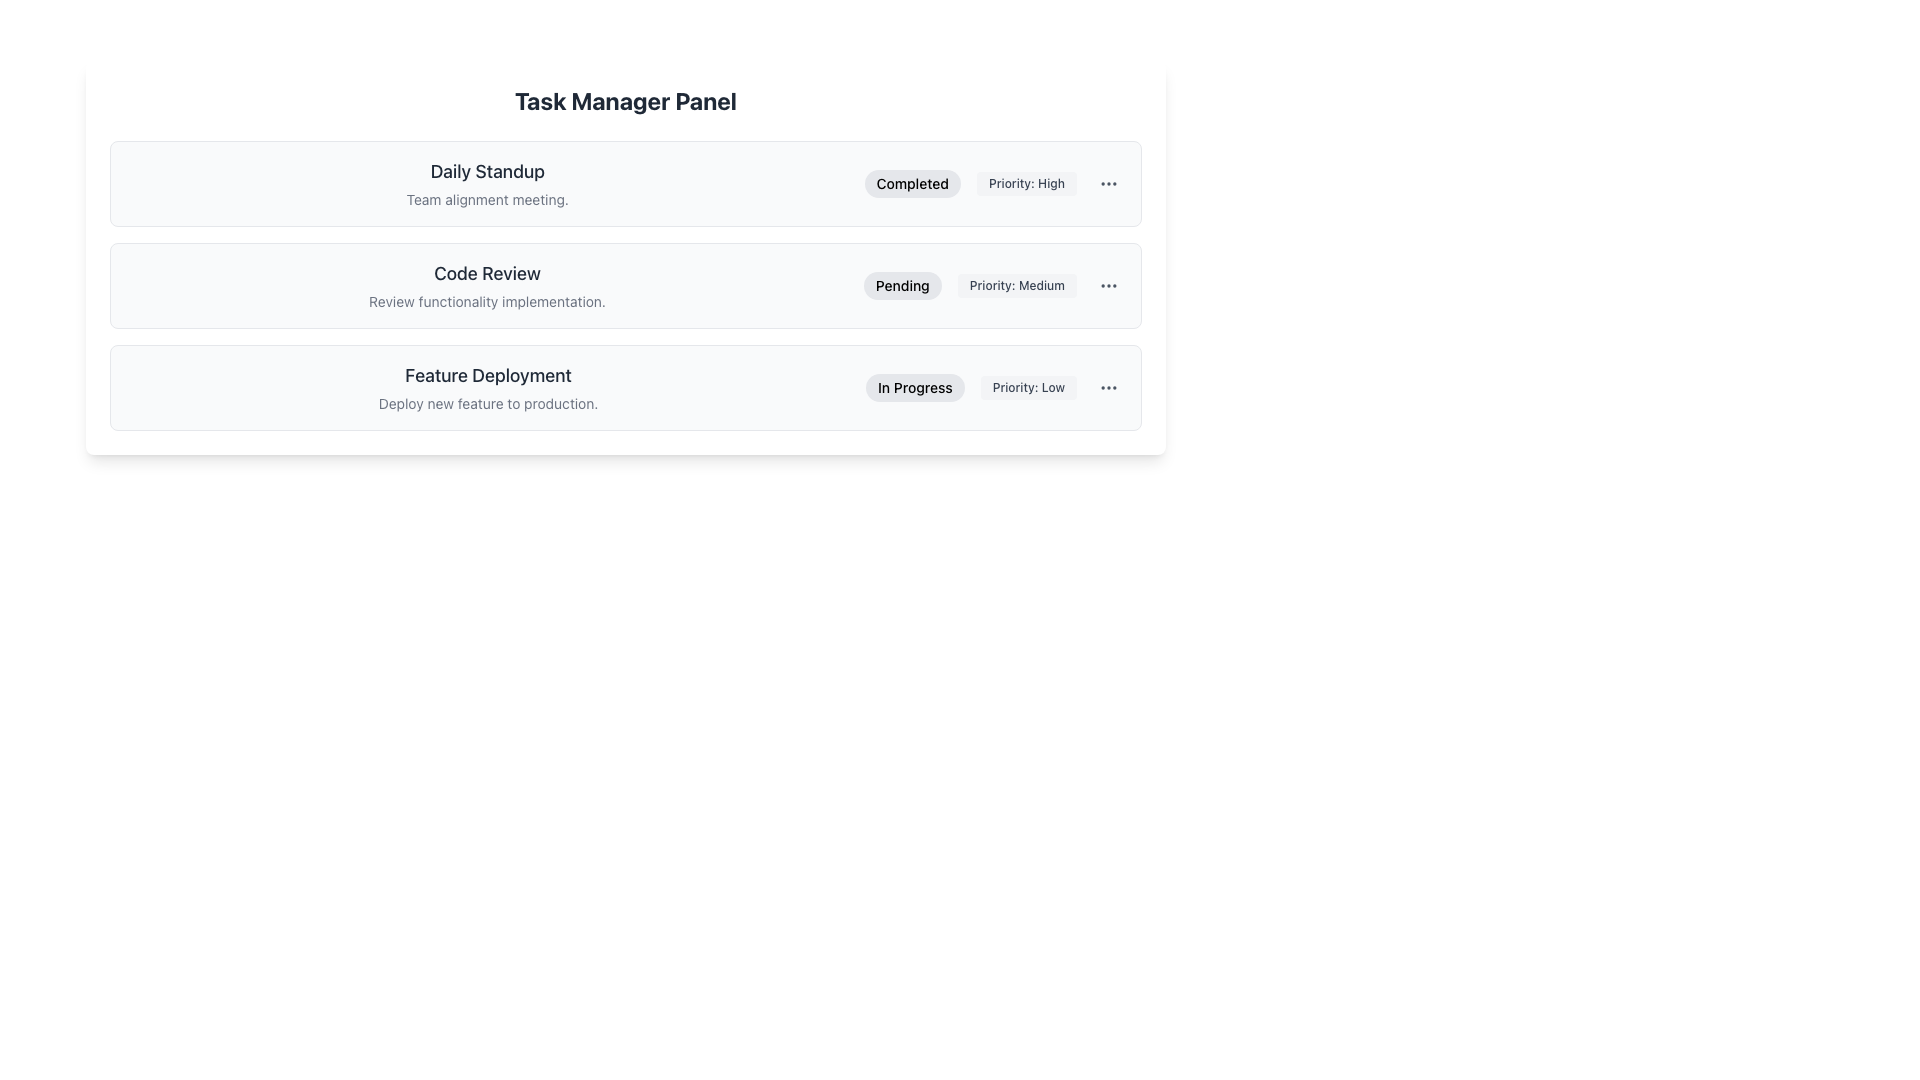 Image resolution: width=1920 pixels, height=1080 pixels. What do you see at coordinates (1107, 388) in the screenshot?
I see `the circular button located at the far right end of the 'Feature Deployment' card` at bounding box center [1107, 388].